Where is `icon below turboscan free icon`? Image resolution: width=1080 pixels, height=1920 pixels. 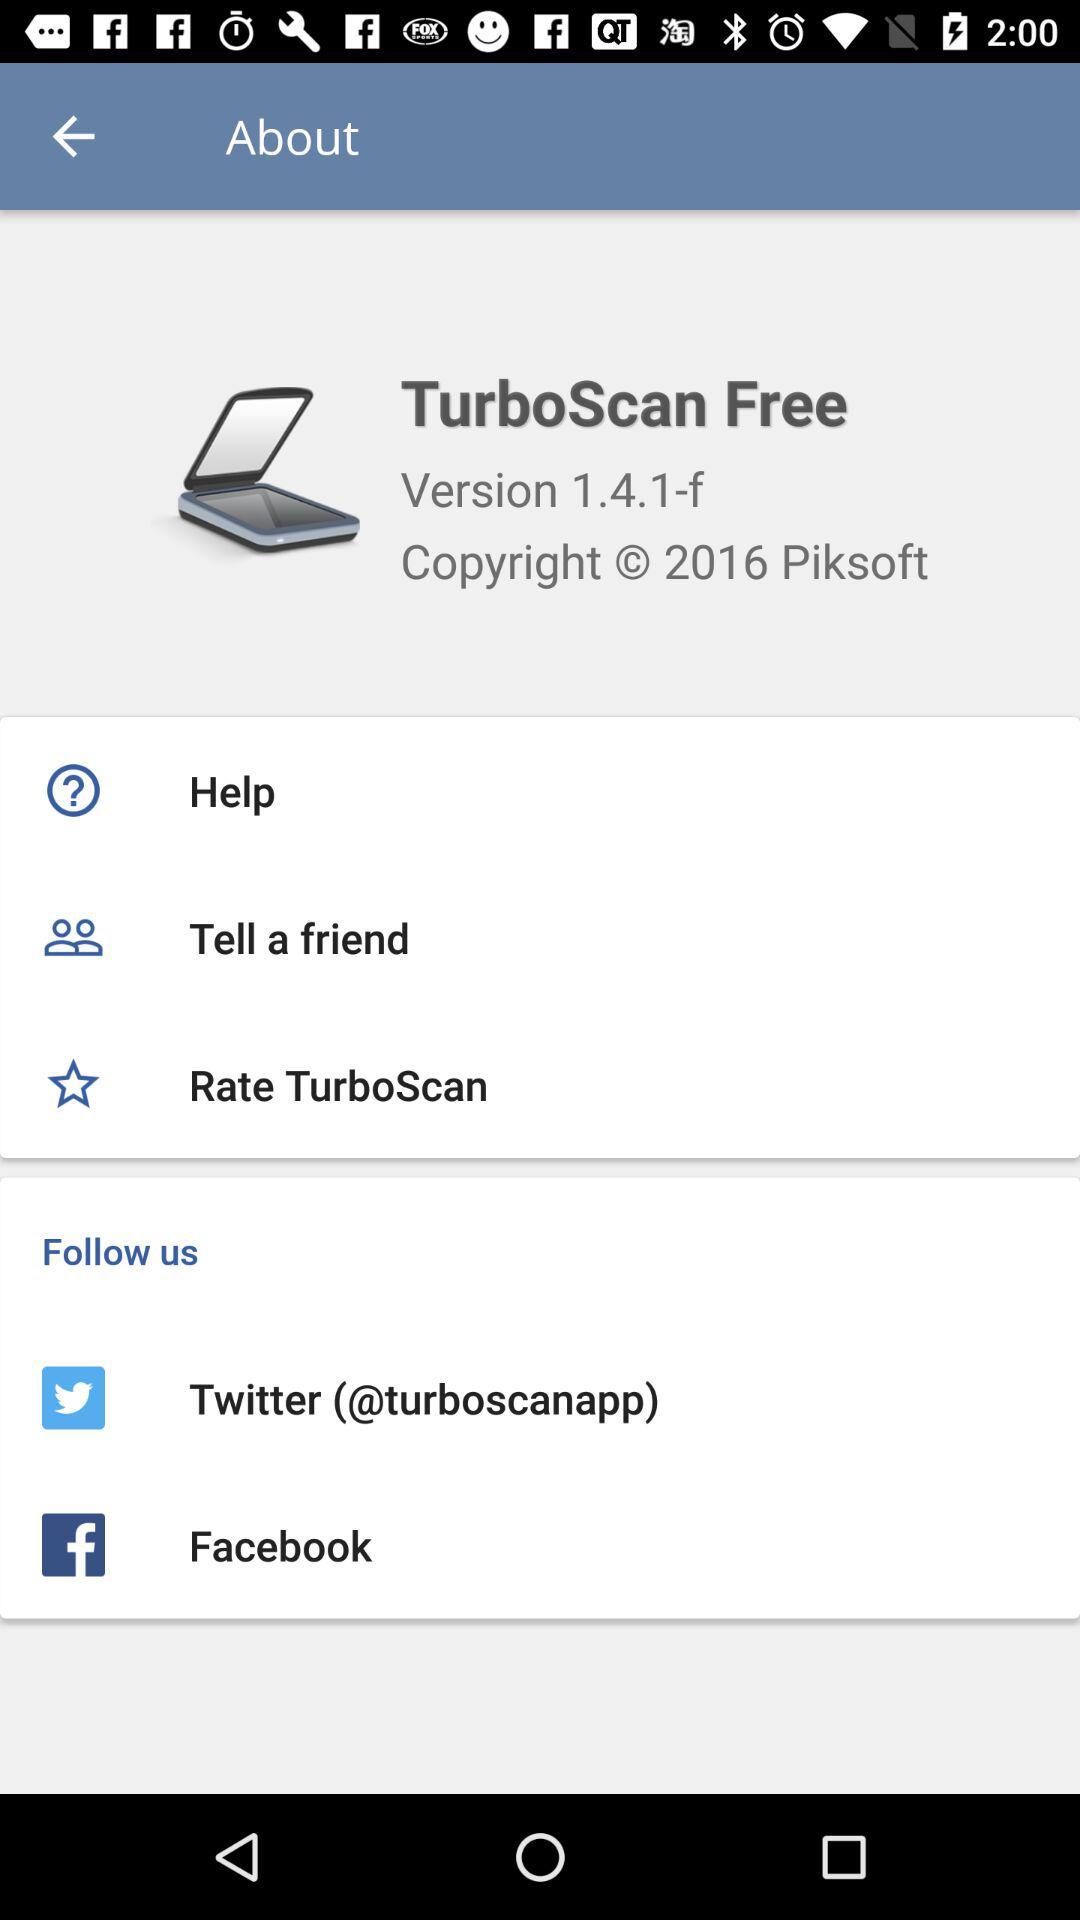 icon below turboscan free icon is located at coordinates (552, 488).